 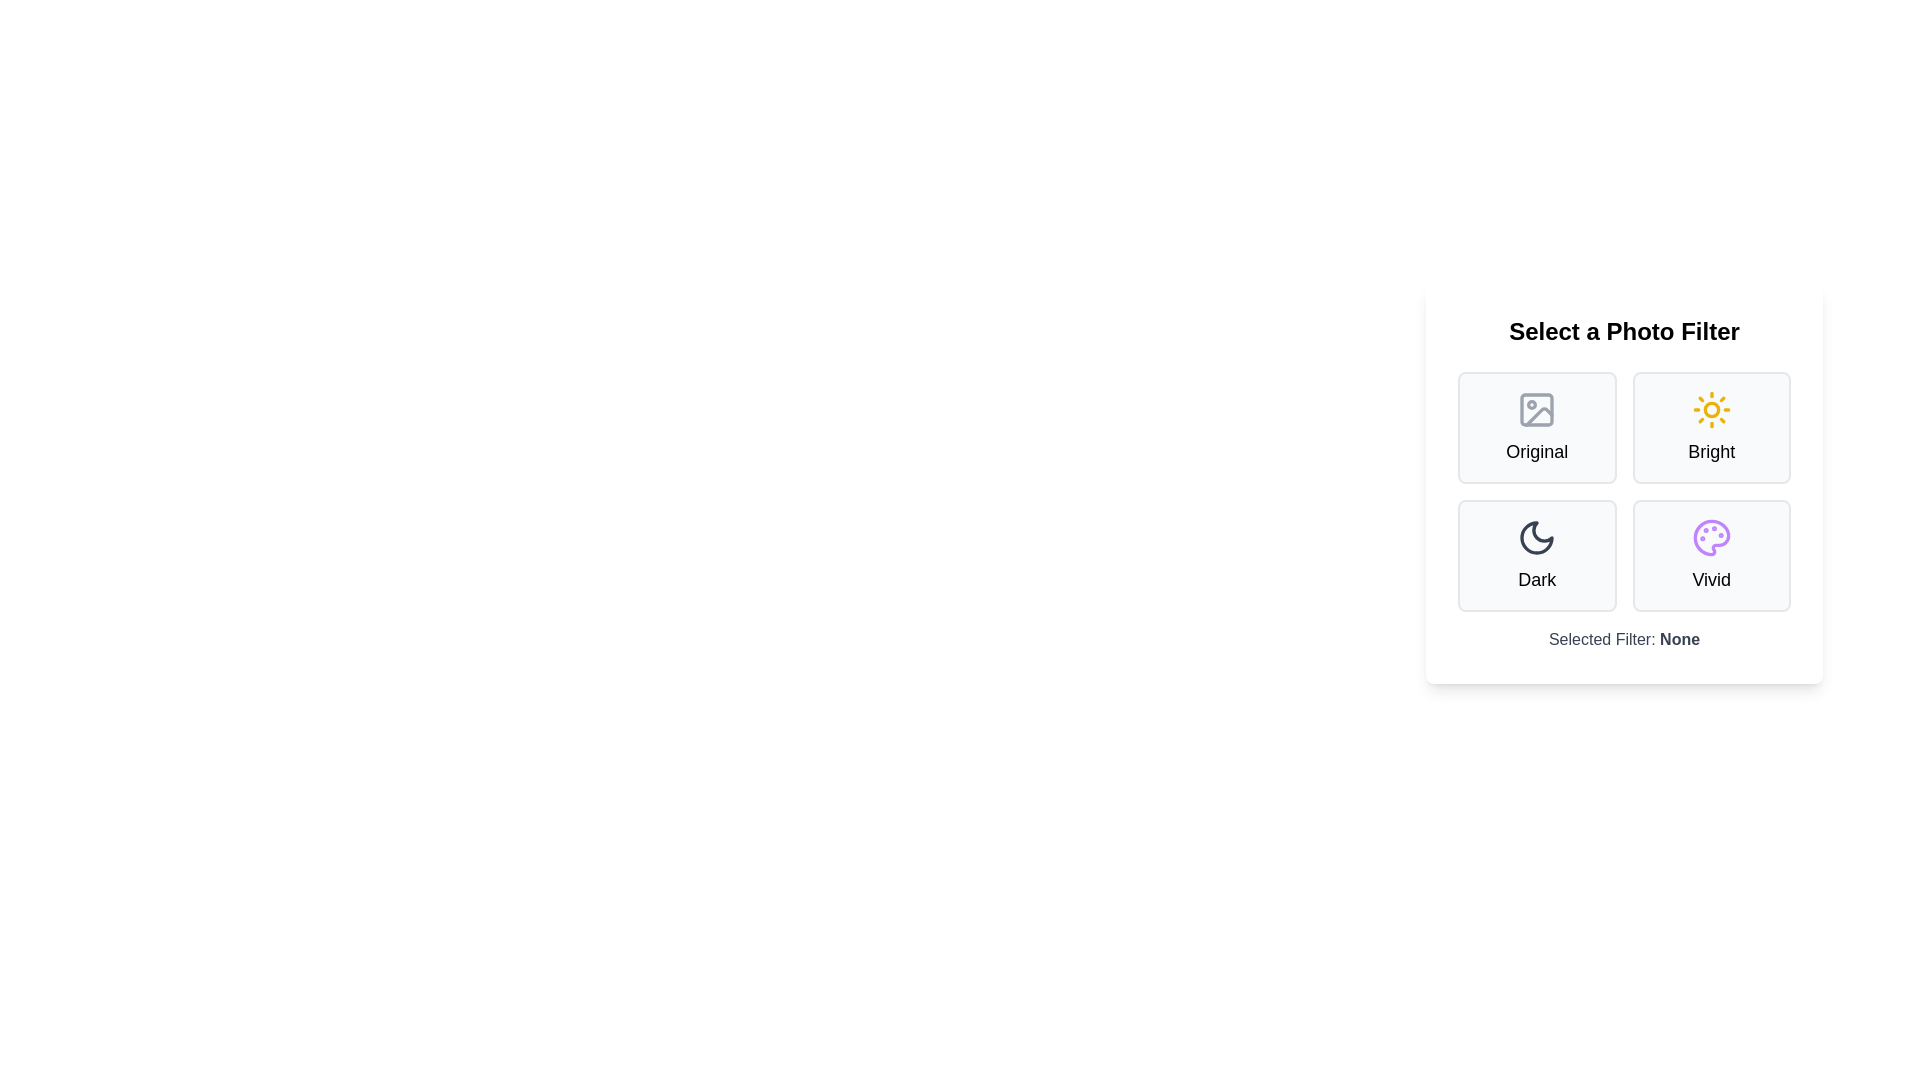 What do you see at coordinates (1624, 640) in the screenshot?
I see `the 'Selected Filter' text displayed below the filter options` at bounding box center [1624, 640].